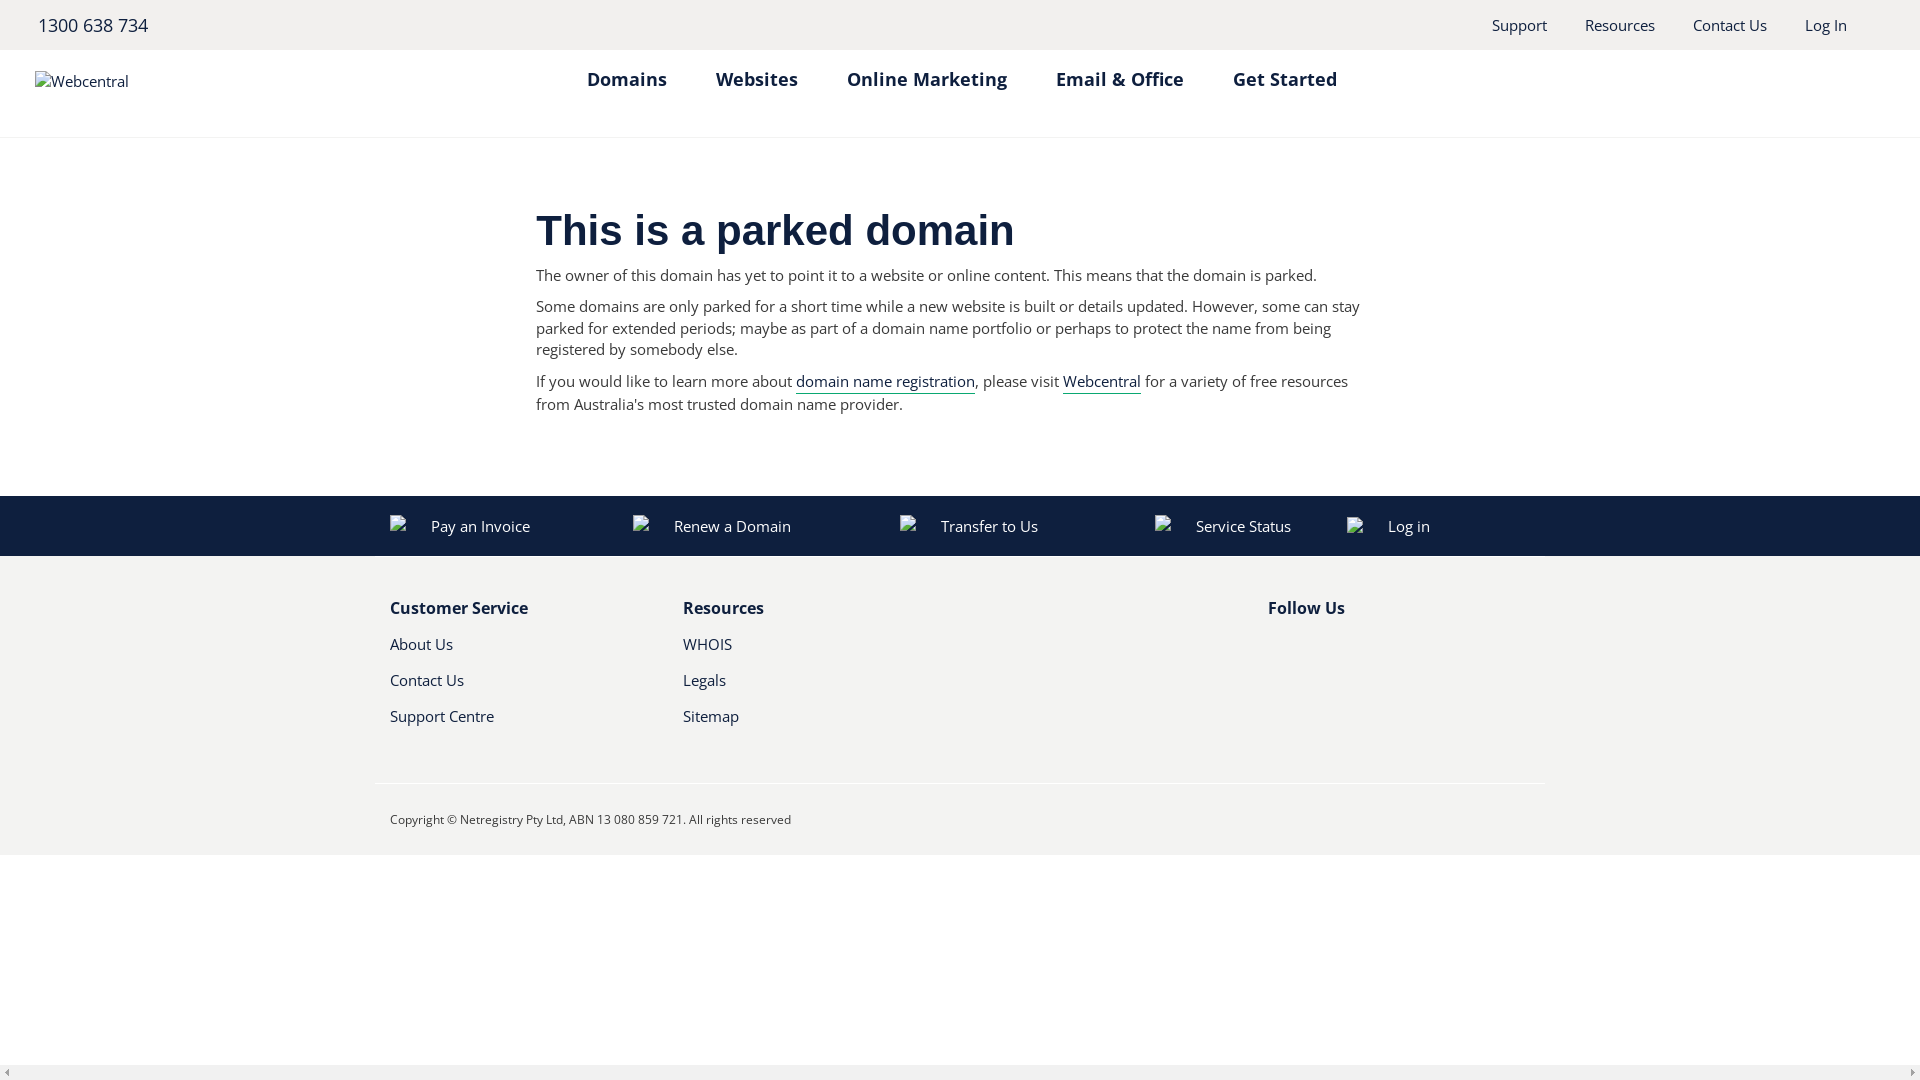 The width and height of the screenshot is (1920, 1080). I want to click on 'Support', so click(1492, 24).